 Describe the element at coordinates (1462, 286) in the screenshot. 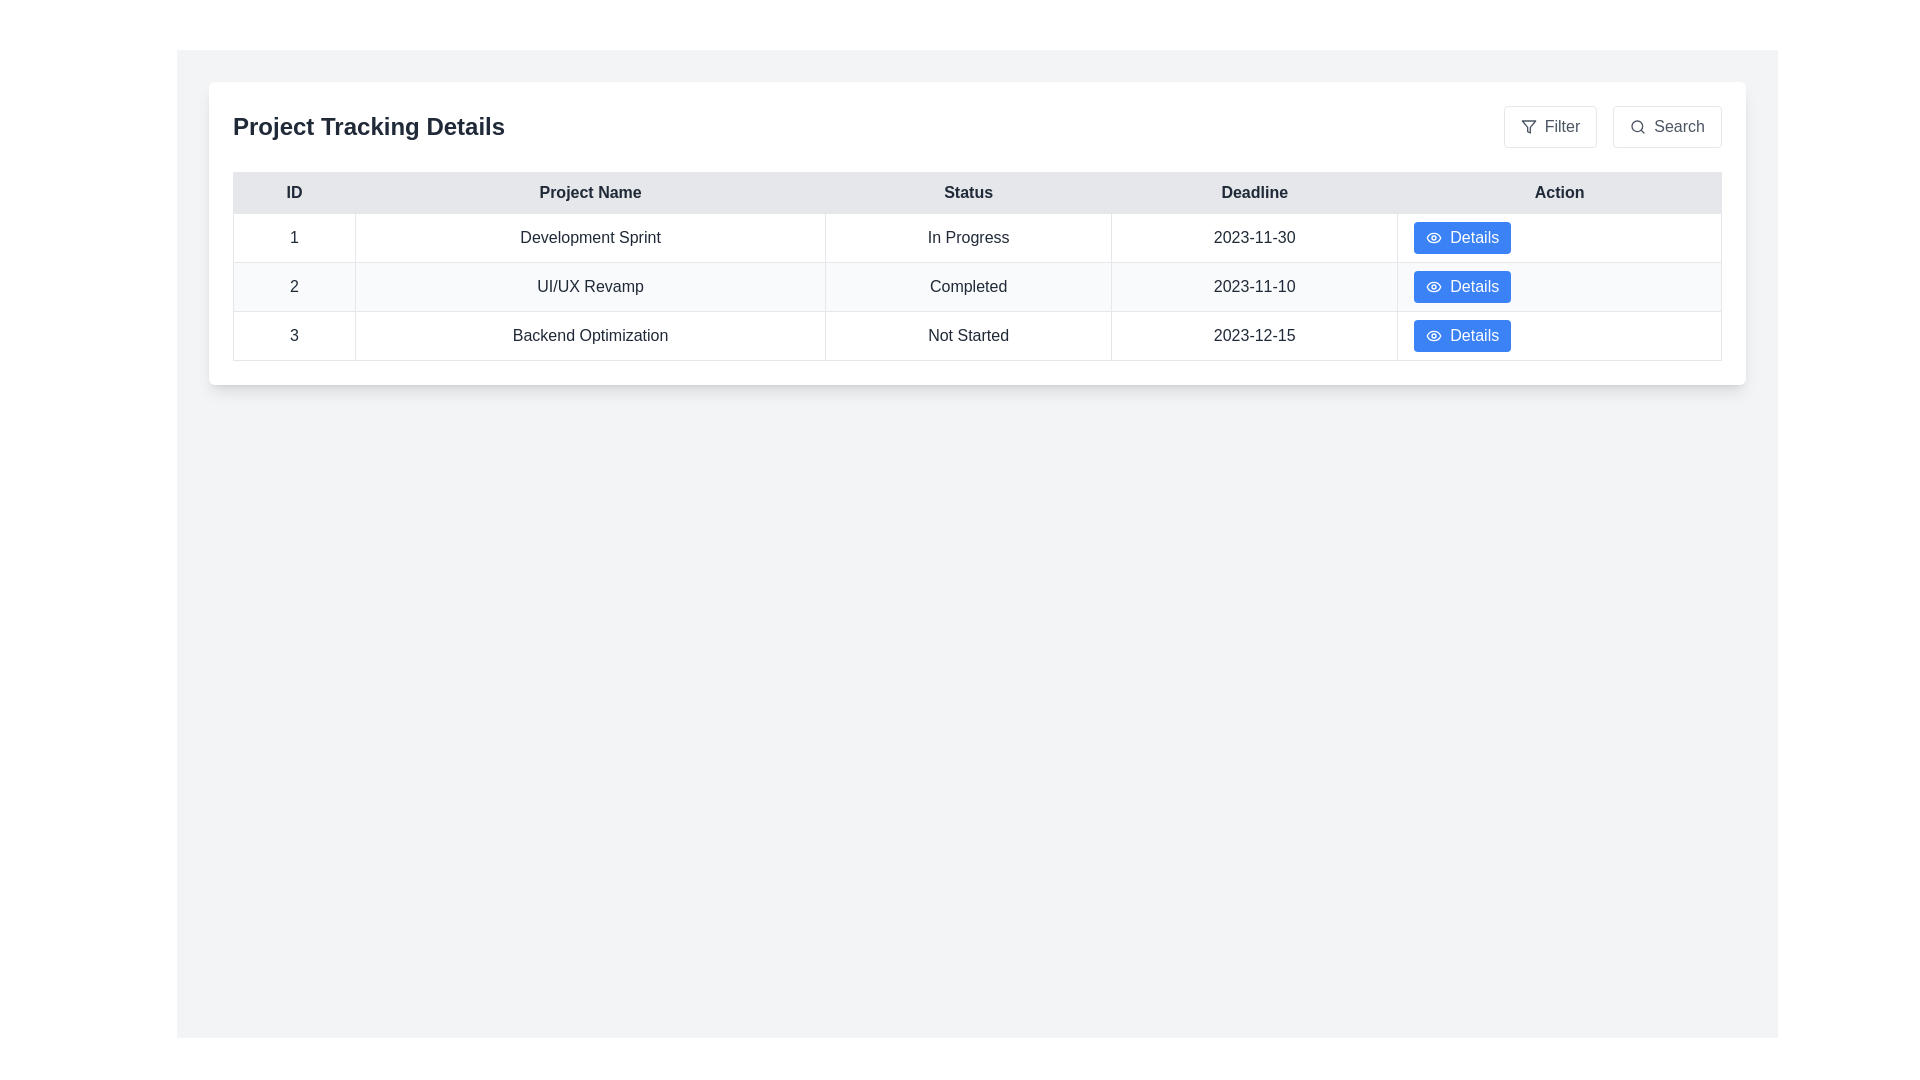

I see `the button in the 'Action' column of the second row` at that location.